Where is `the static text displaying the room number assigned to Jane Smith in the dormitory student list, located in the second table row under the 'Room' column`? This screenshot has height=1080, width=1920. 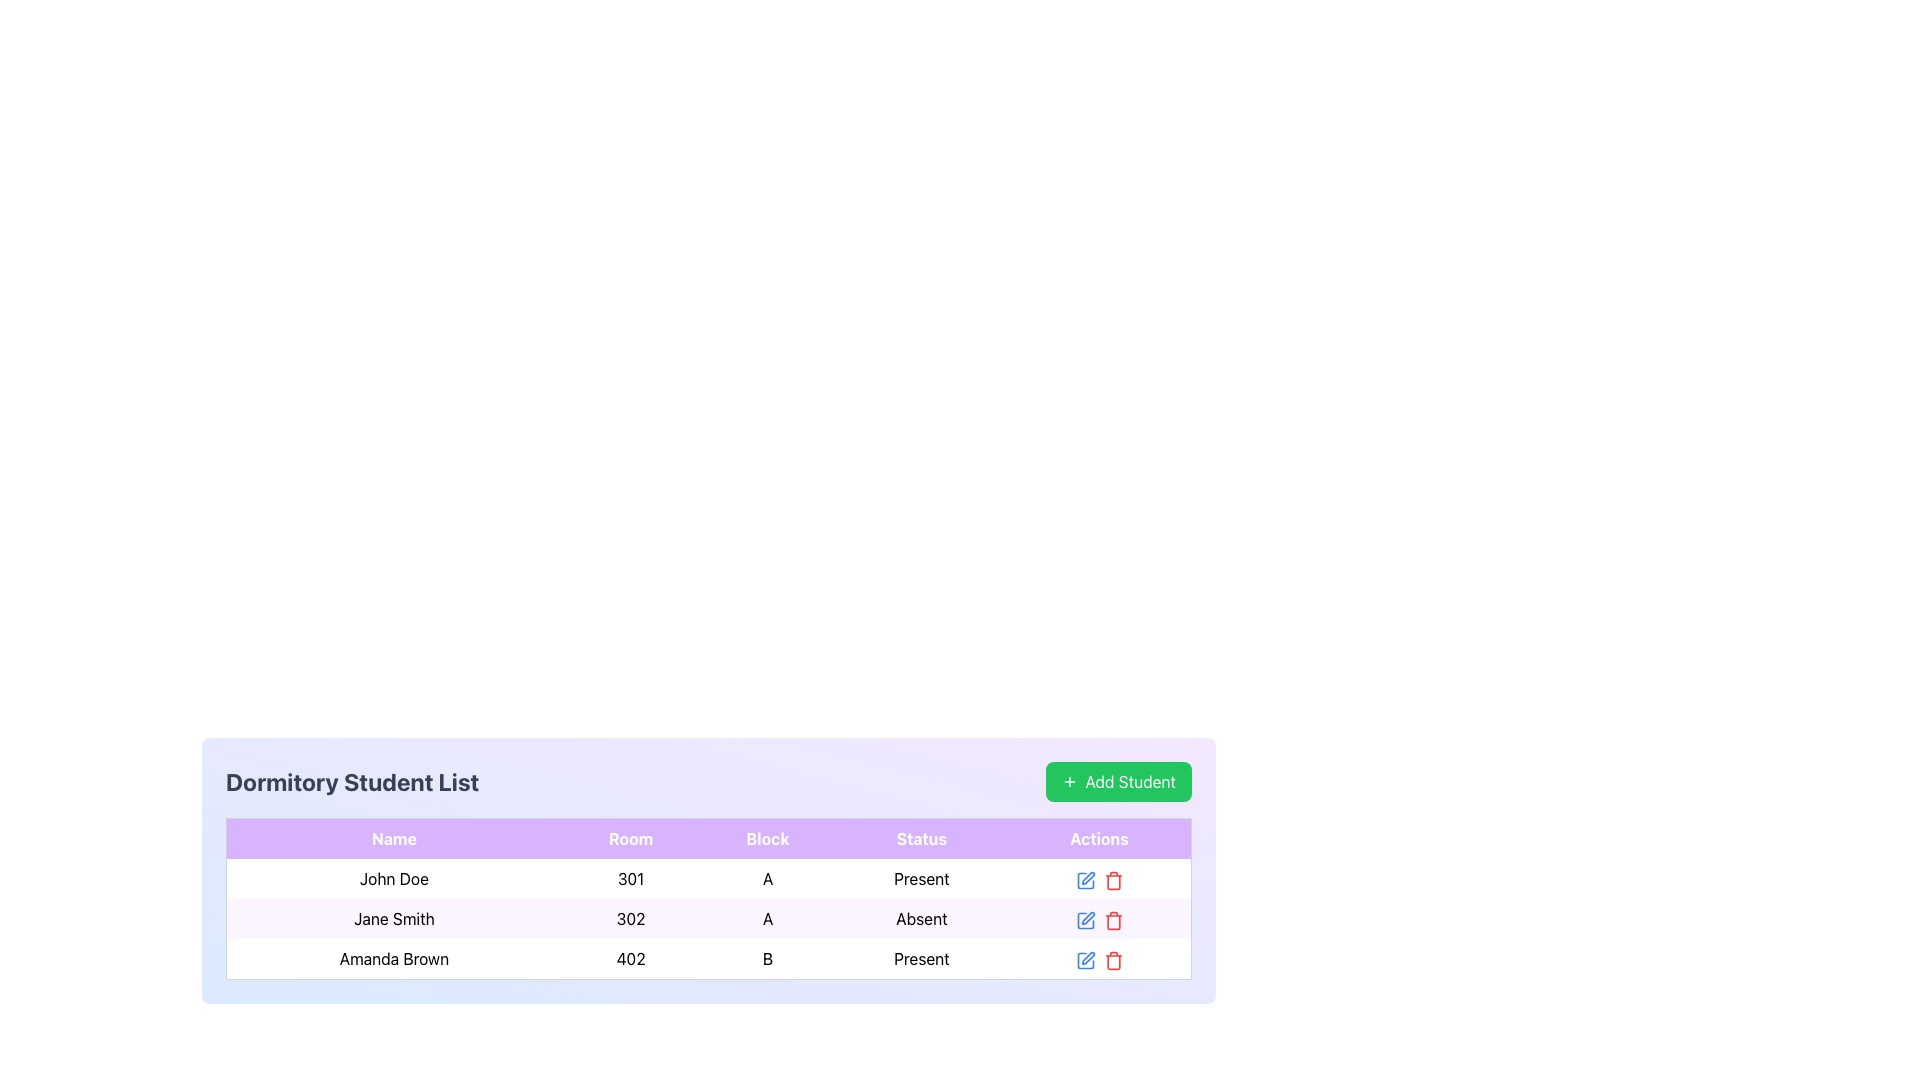 the static text displaying the room number assigned to Jane Smith in the dormitory student list, located in the second table row under the 'Room' column is located at coordinates (630, 918).